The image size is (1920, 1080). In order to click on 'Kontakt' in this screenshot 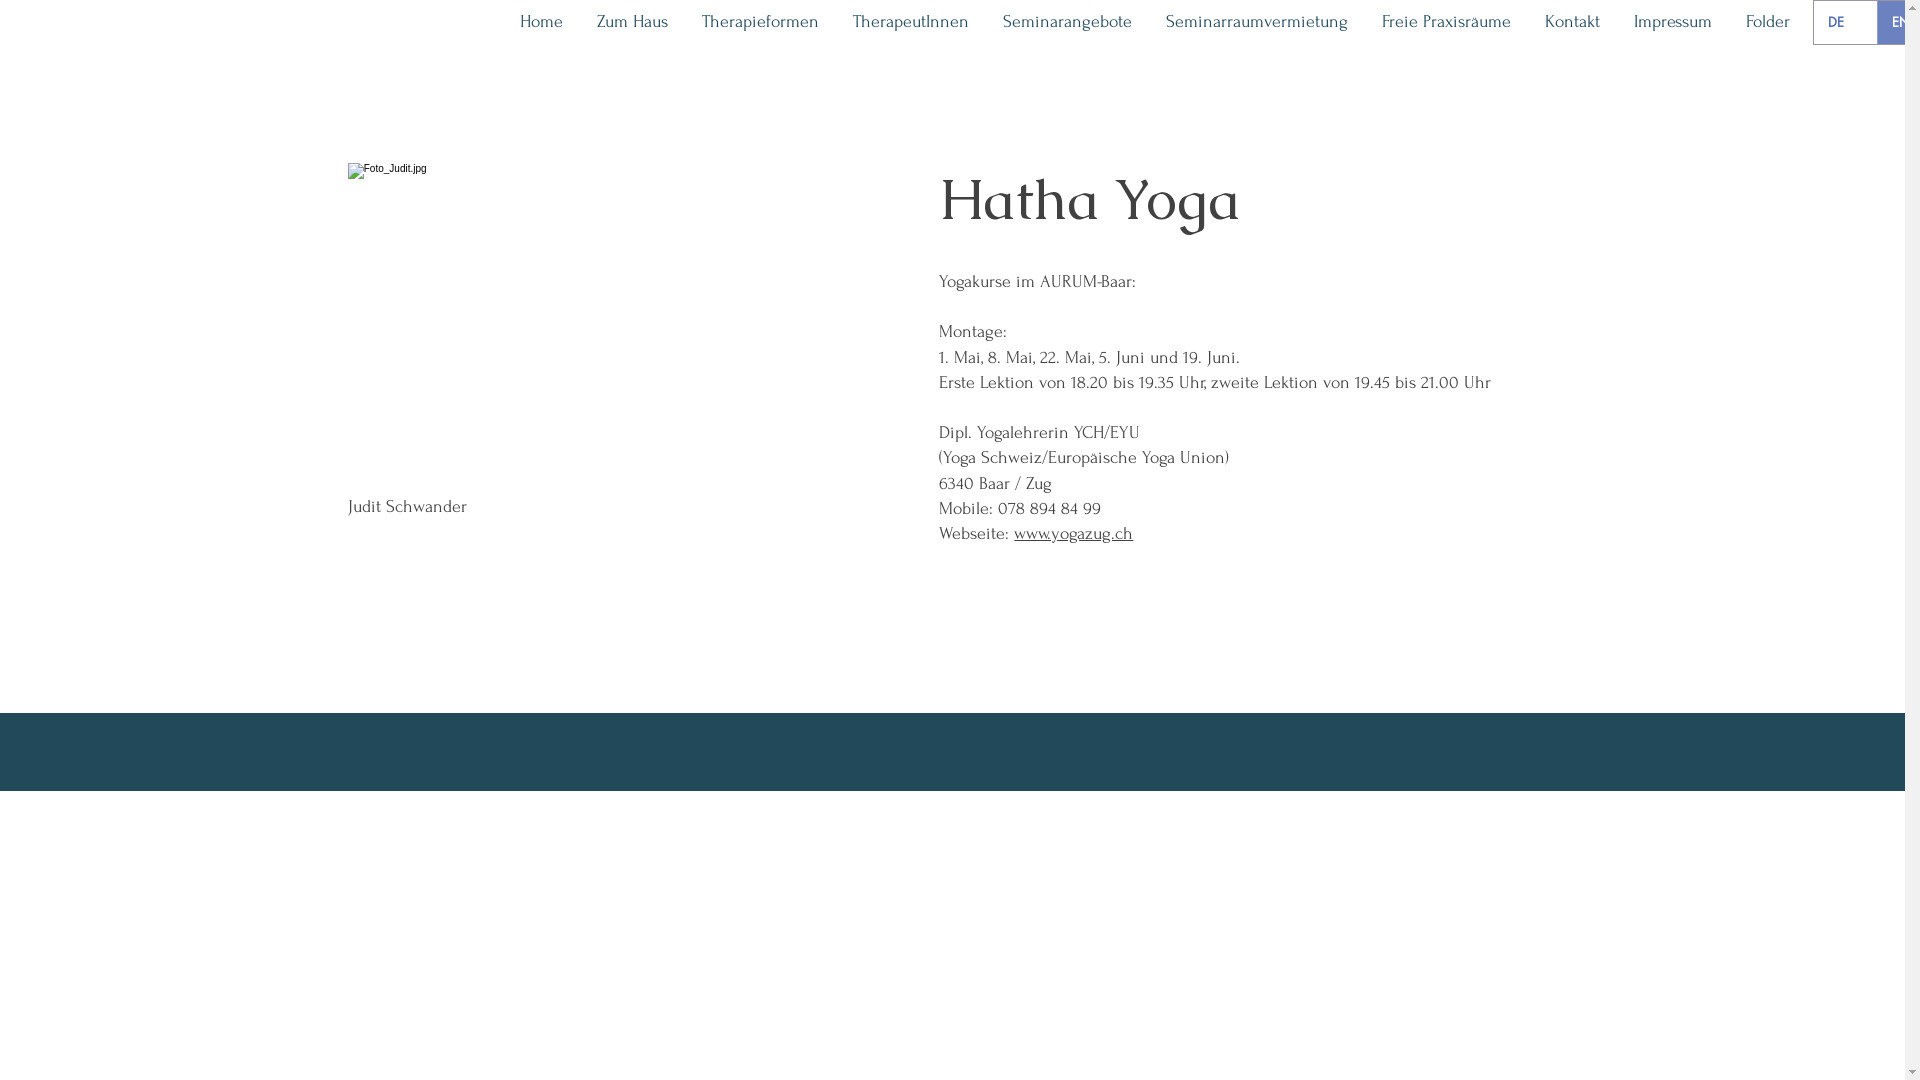, I will do `click(1571, 22)`.